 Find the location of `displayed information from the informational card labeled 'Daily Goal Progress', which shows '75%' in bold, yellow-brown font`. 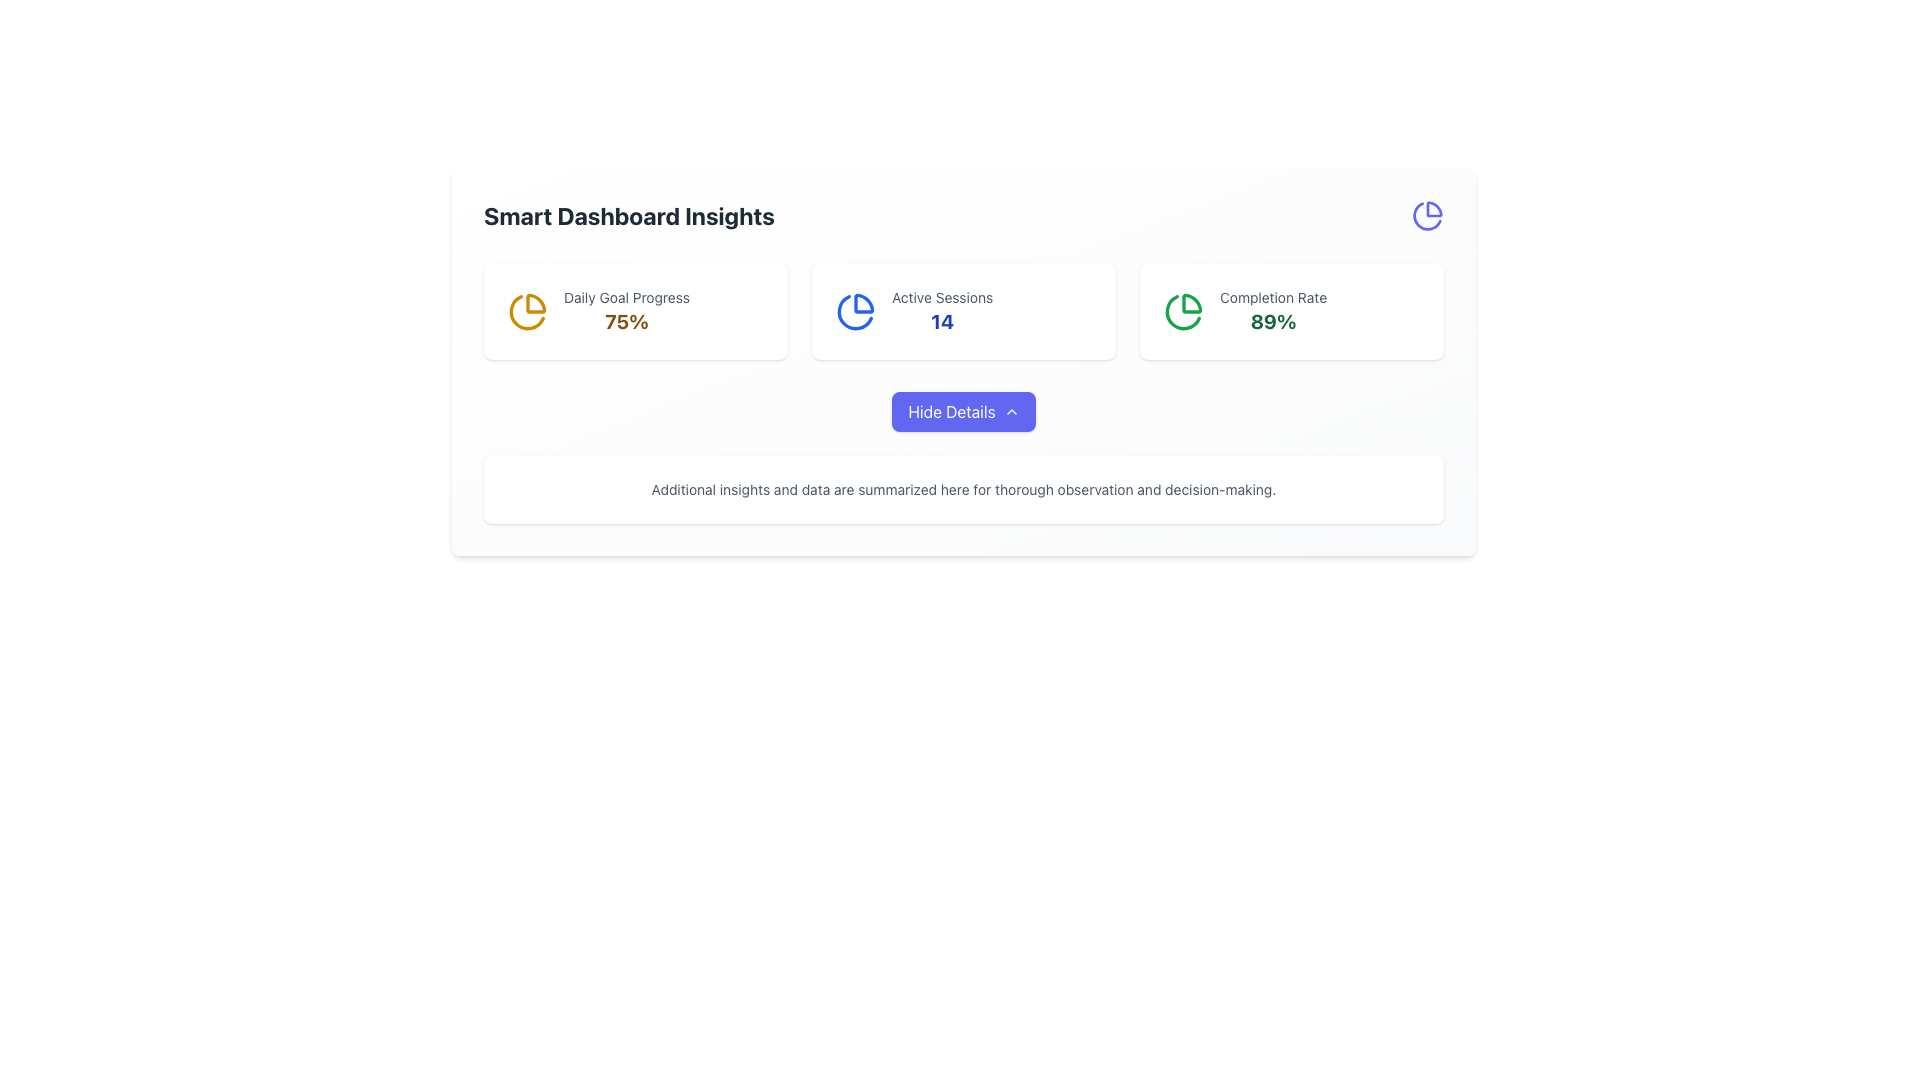

displayed information from the informational card labeled 'Daily Goal Progress', which shows '75%' in bold, yellow-brown font is located at coordinates (634, 312).